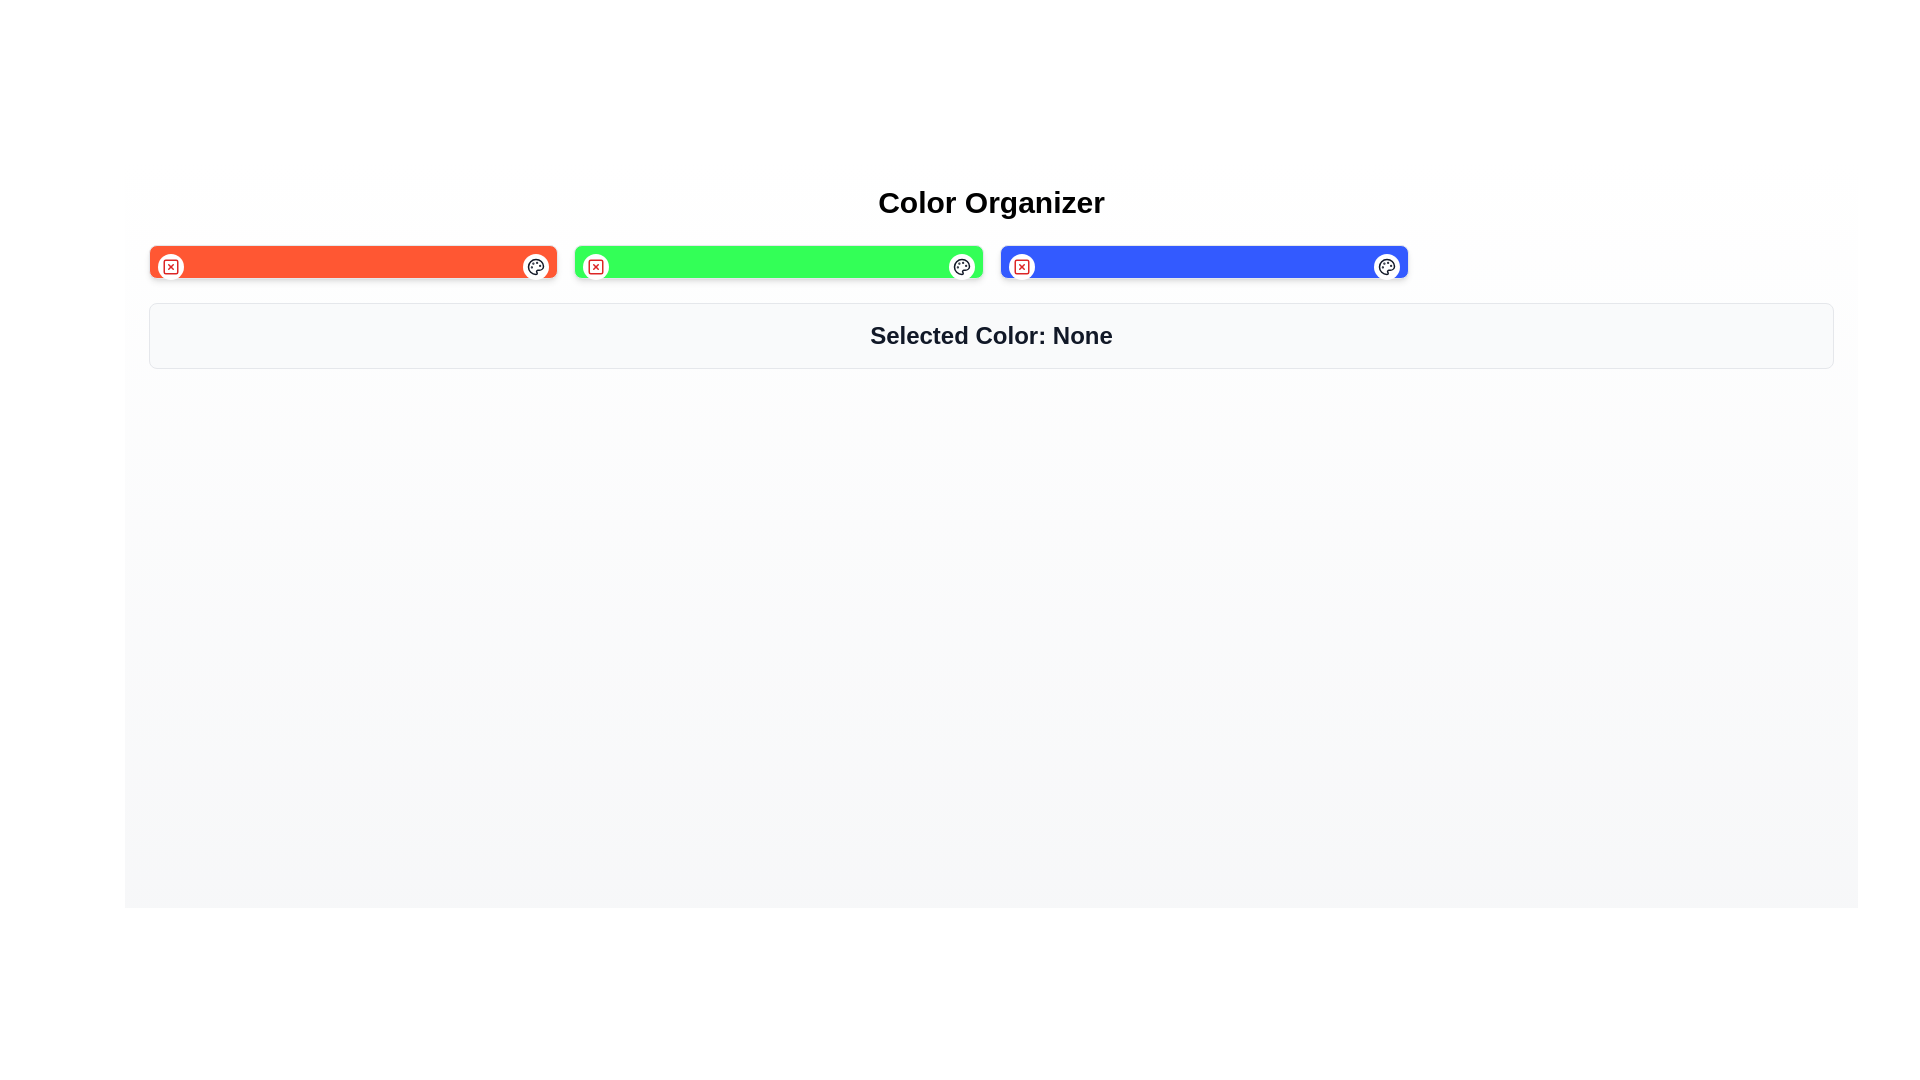 The image size is (1920, 1080). What do you see at coordinates (595, 265) in the screenshot?
I see `the red square button with a white 'X' inside, which is located at the top-left corner of the green rectangular section` at bounding box center [595, 265].